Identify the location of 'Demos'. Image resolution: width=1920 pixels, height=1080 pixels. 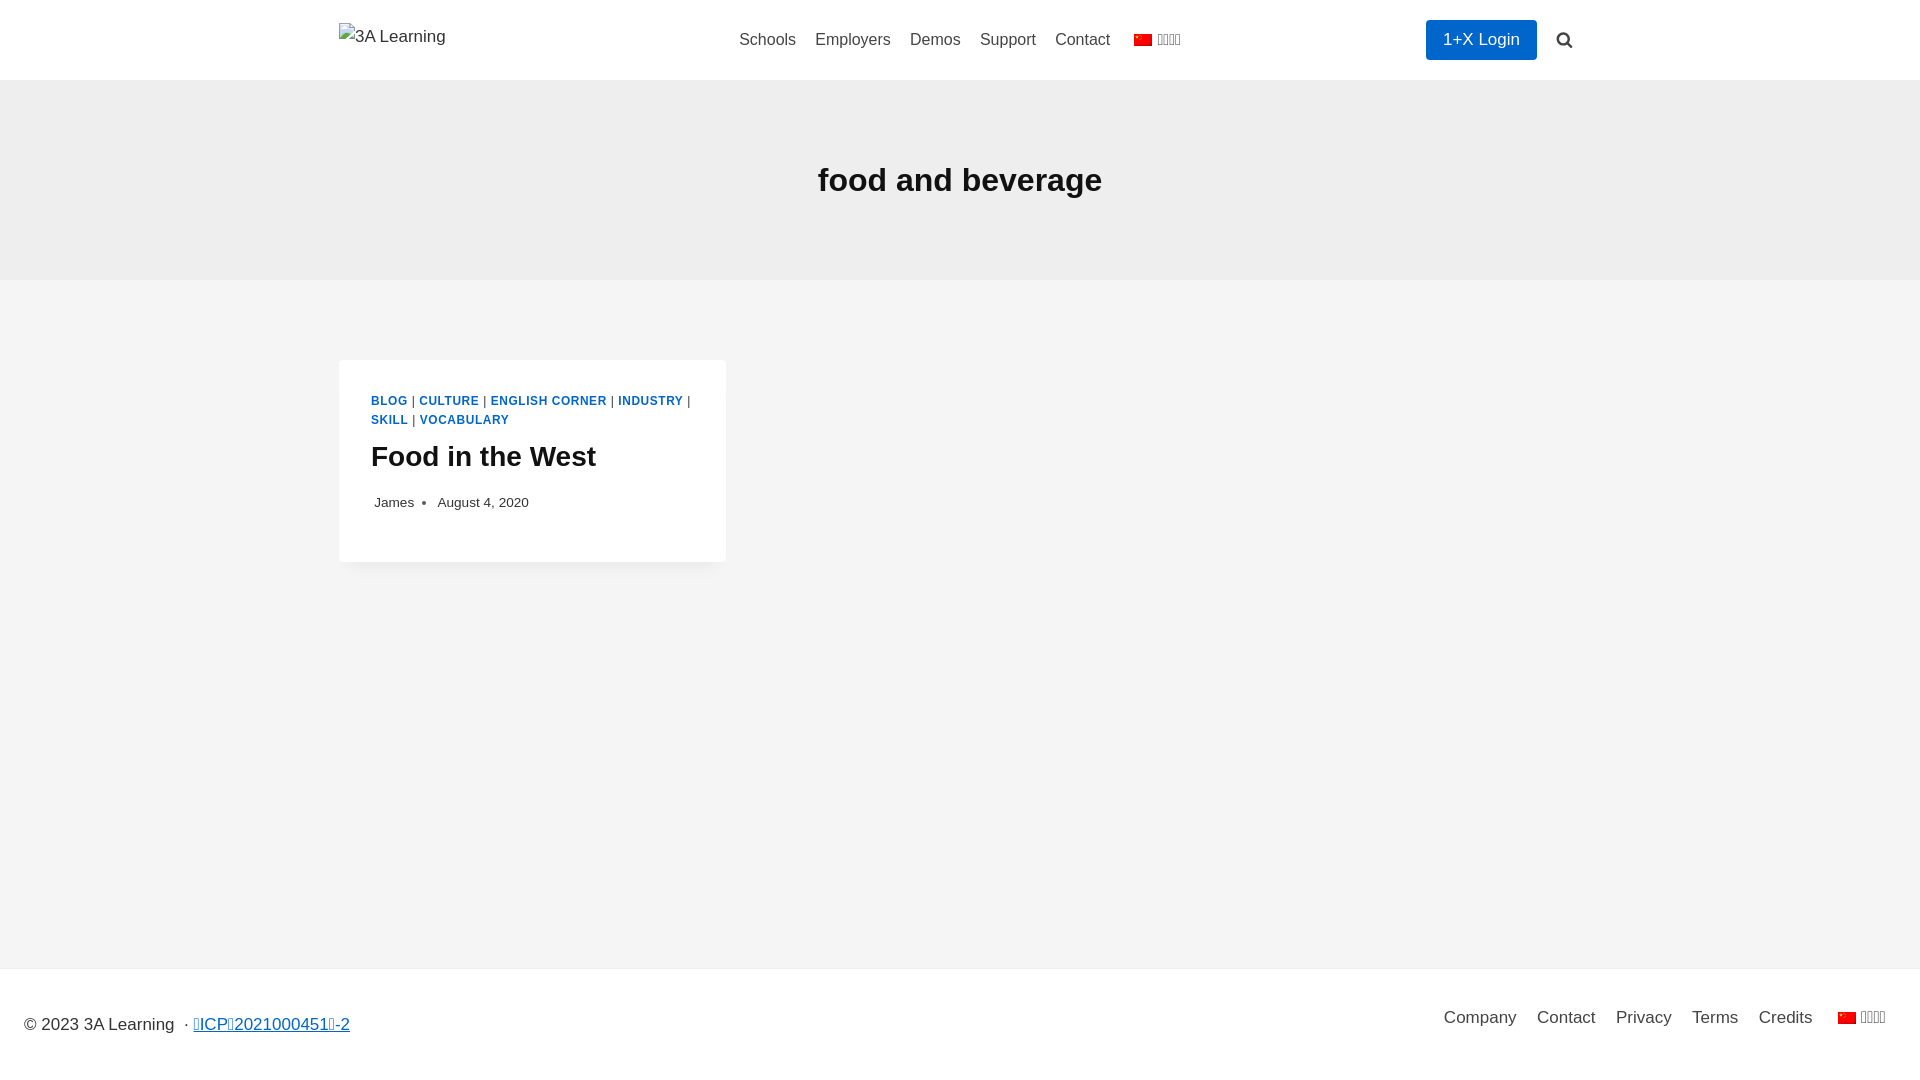
(934, 40).